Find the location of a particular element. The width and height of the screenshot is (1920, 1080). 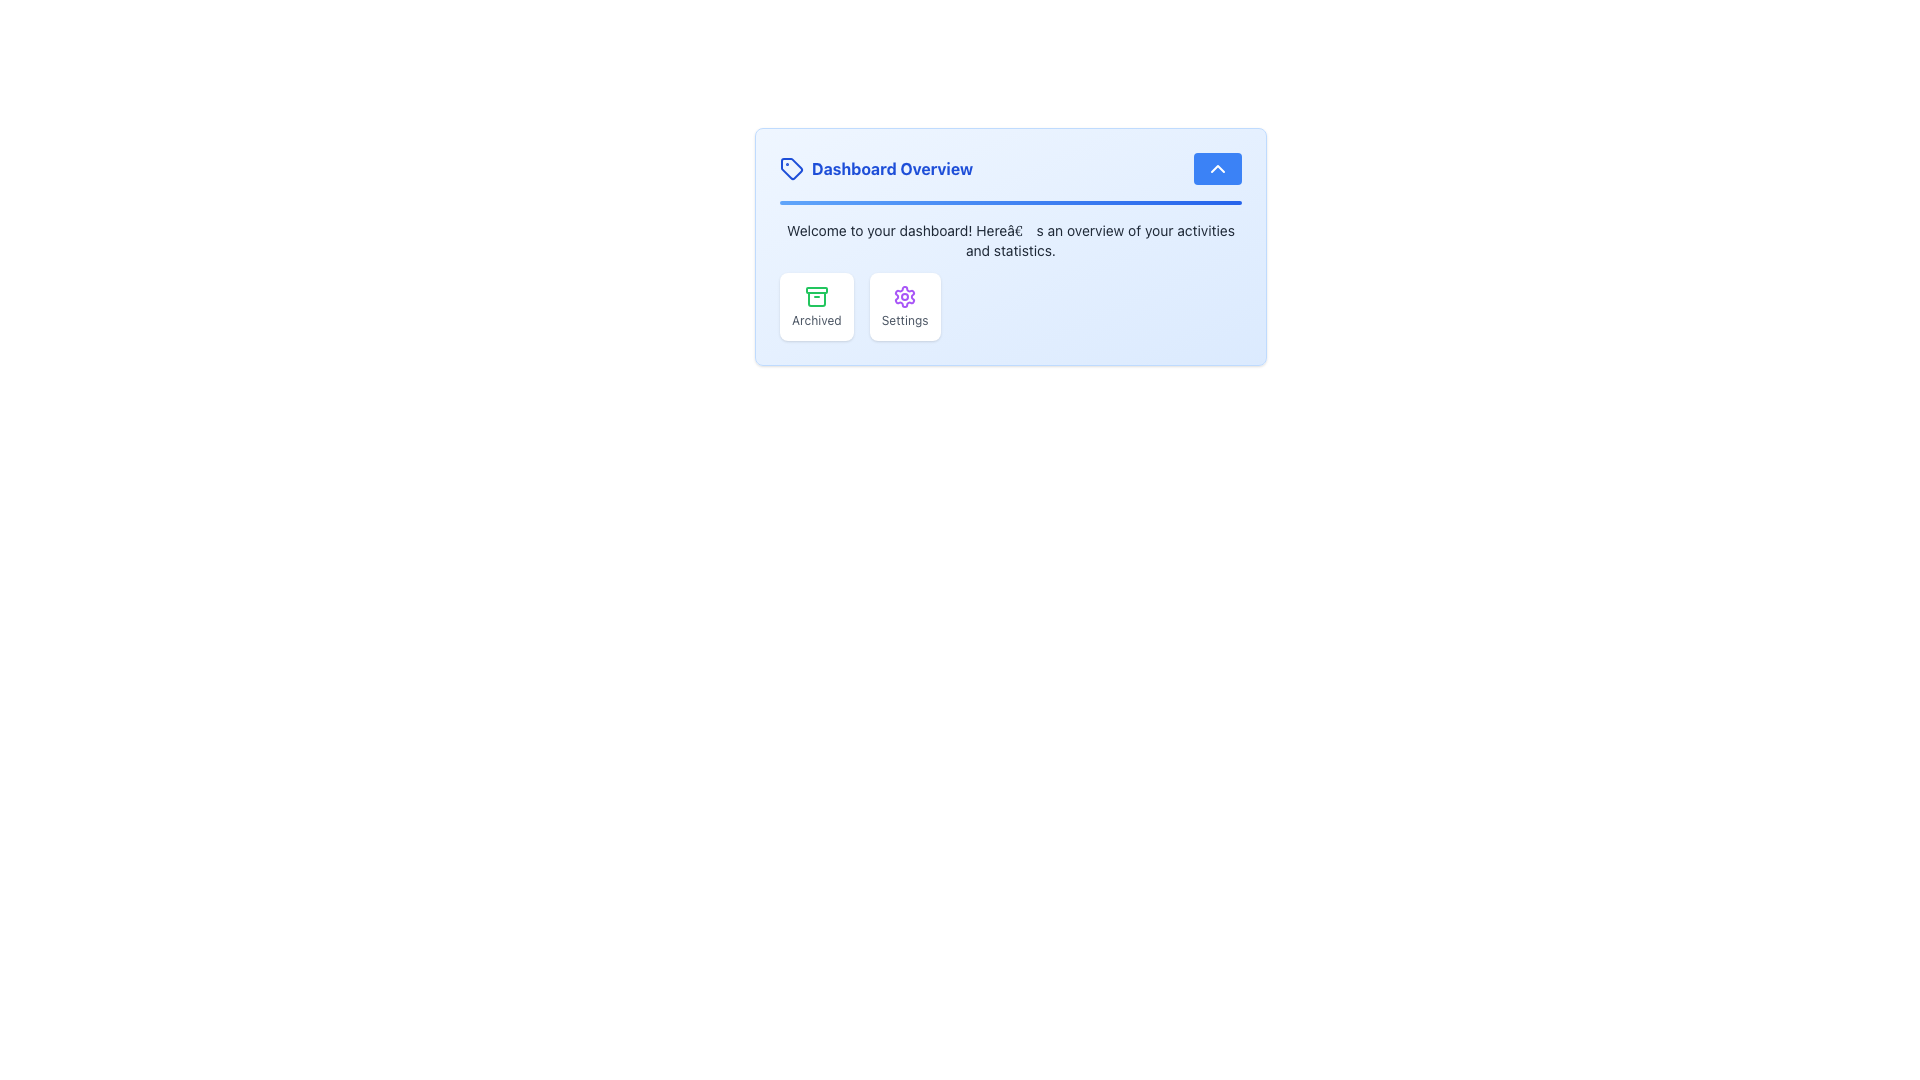

the purple gear icon resembling a mechanical cogwheel located near the 'Settings' button in the 'Dashboard Overview' panel is located at coordinates (904, 297).